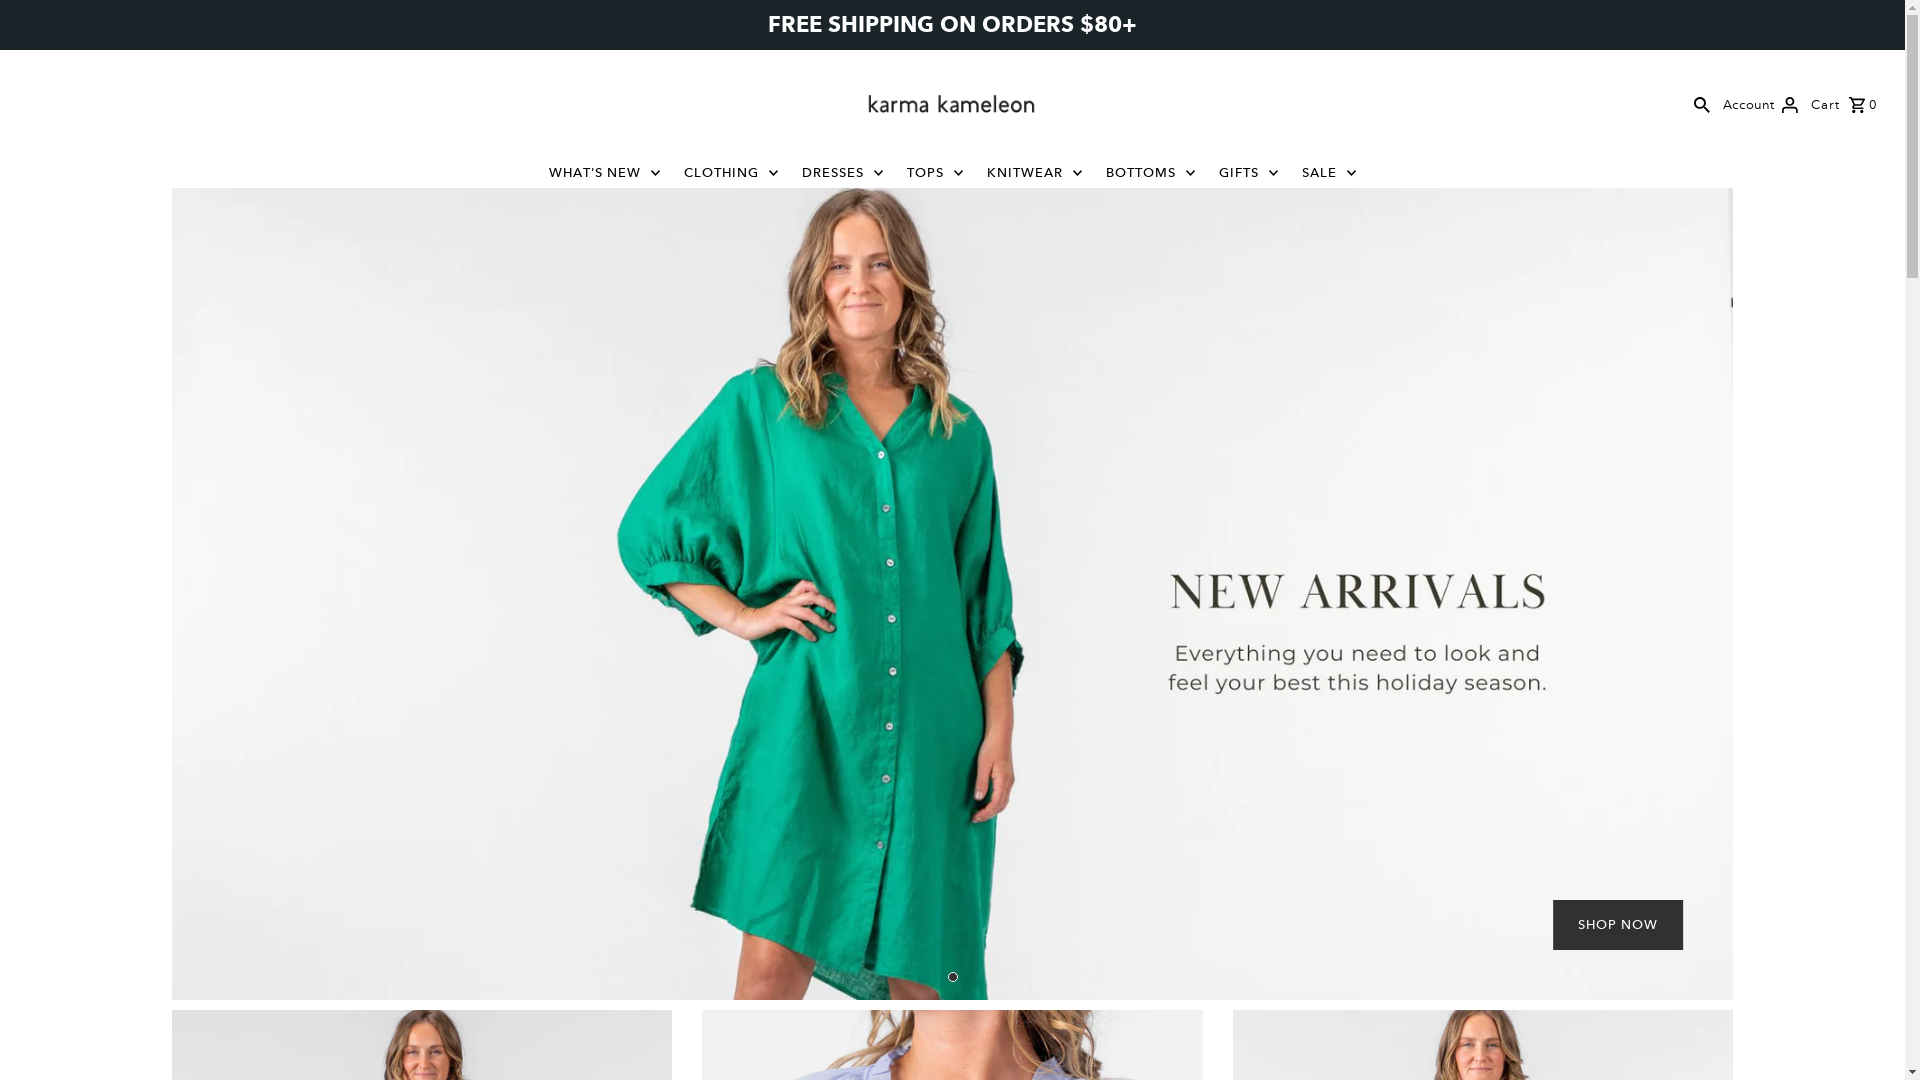 This screenshot has width=1920, height=1080. Describe the element at coordinates (895, 172) in the screenshot. I see `'TOPS'` at that location.